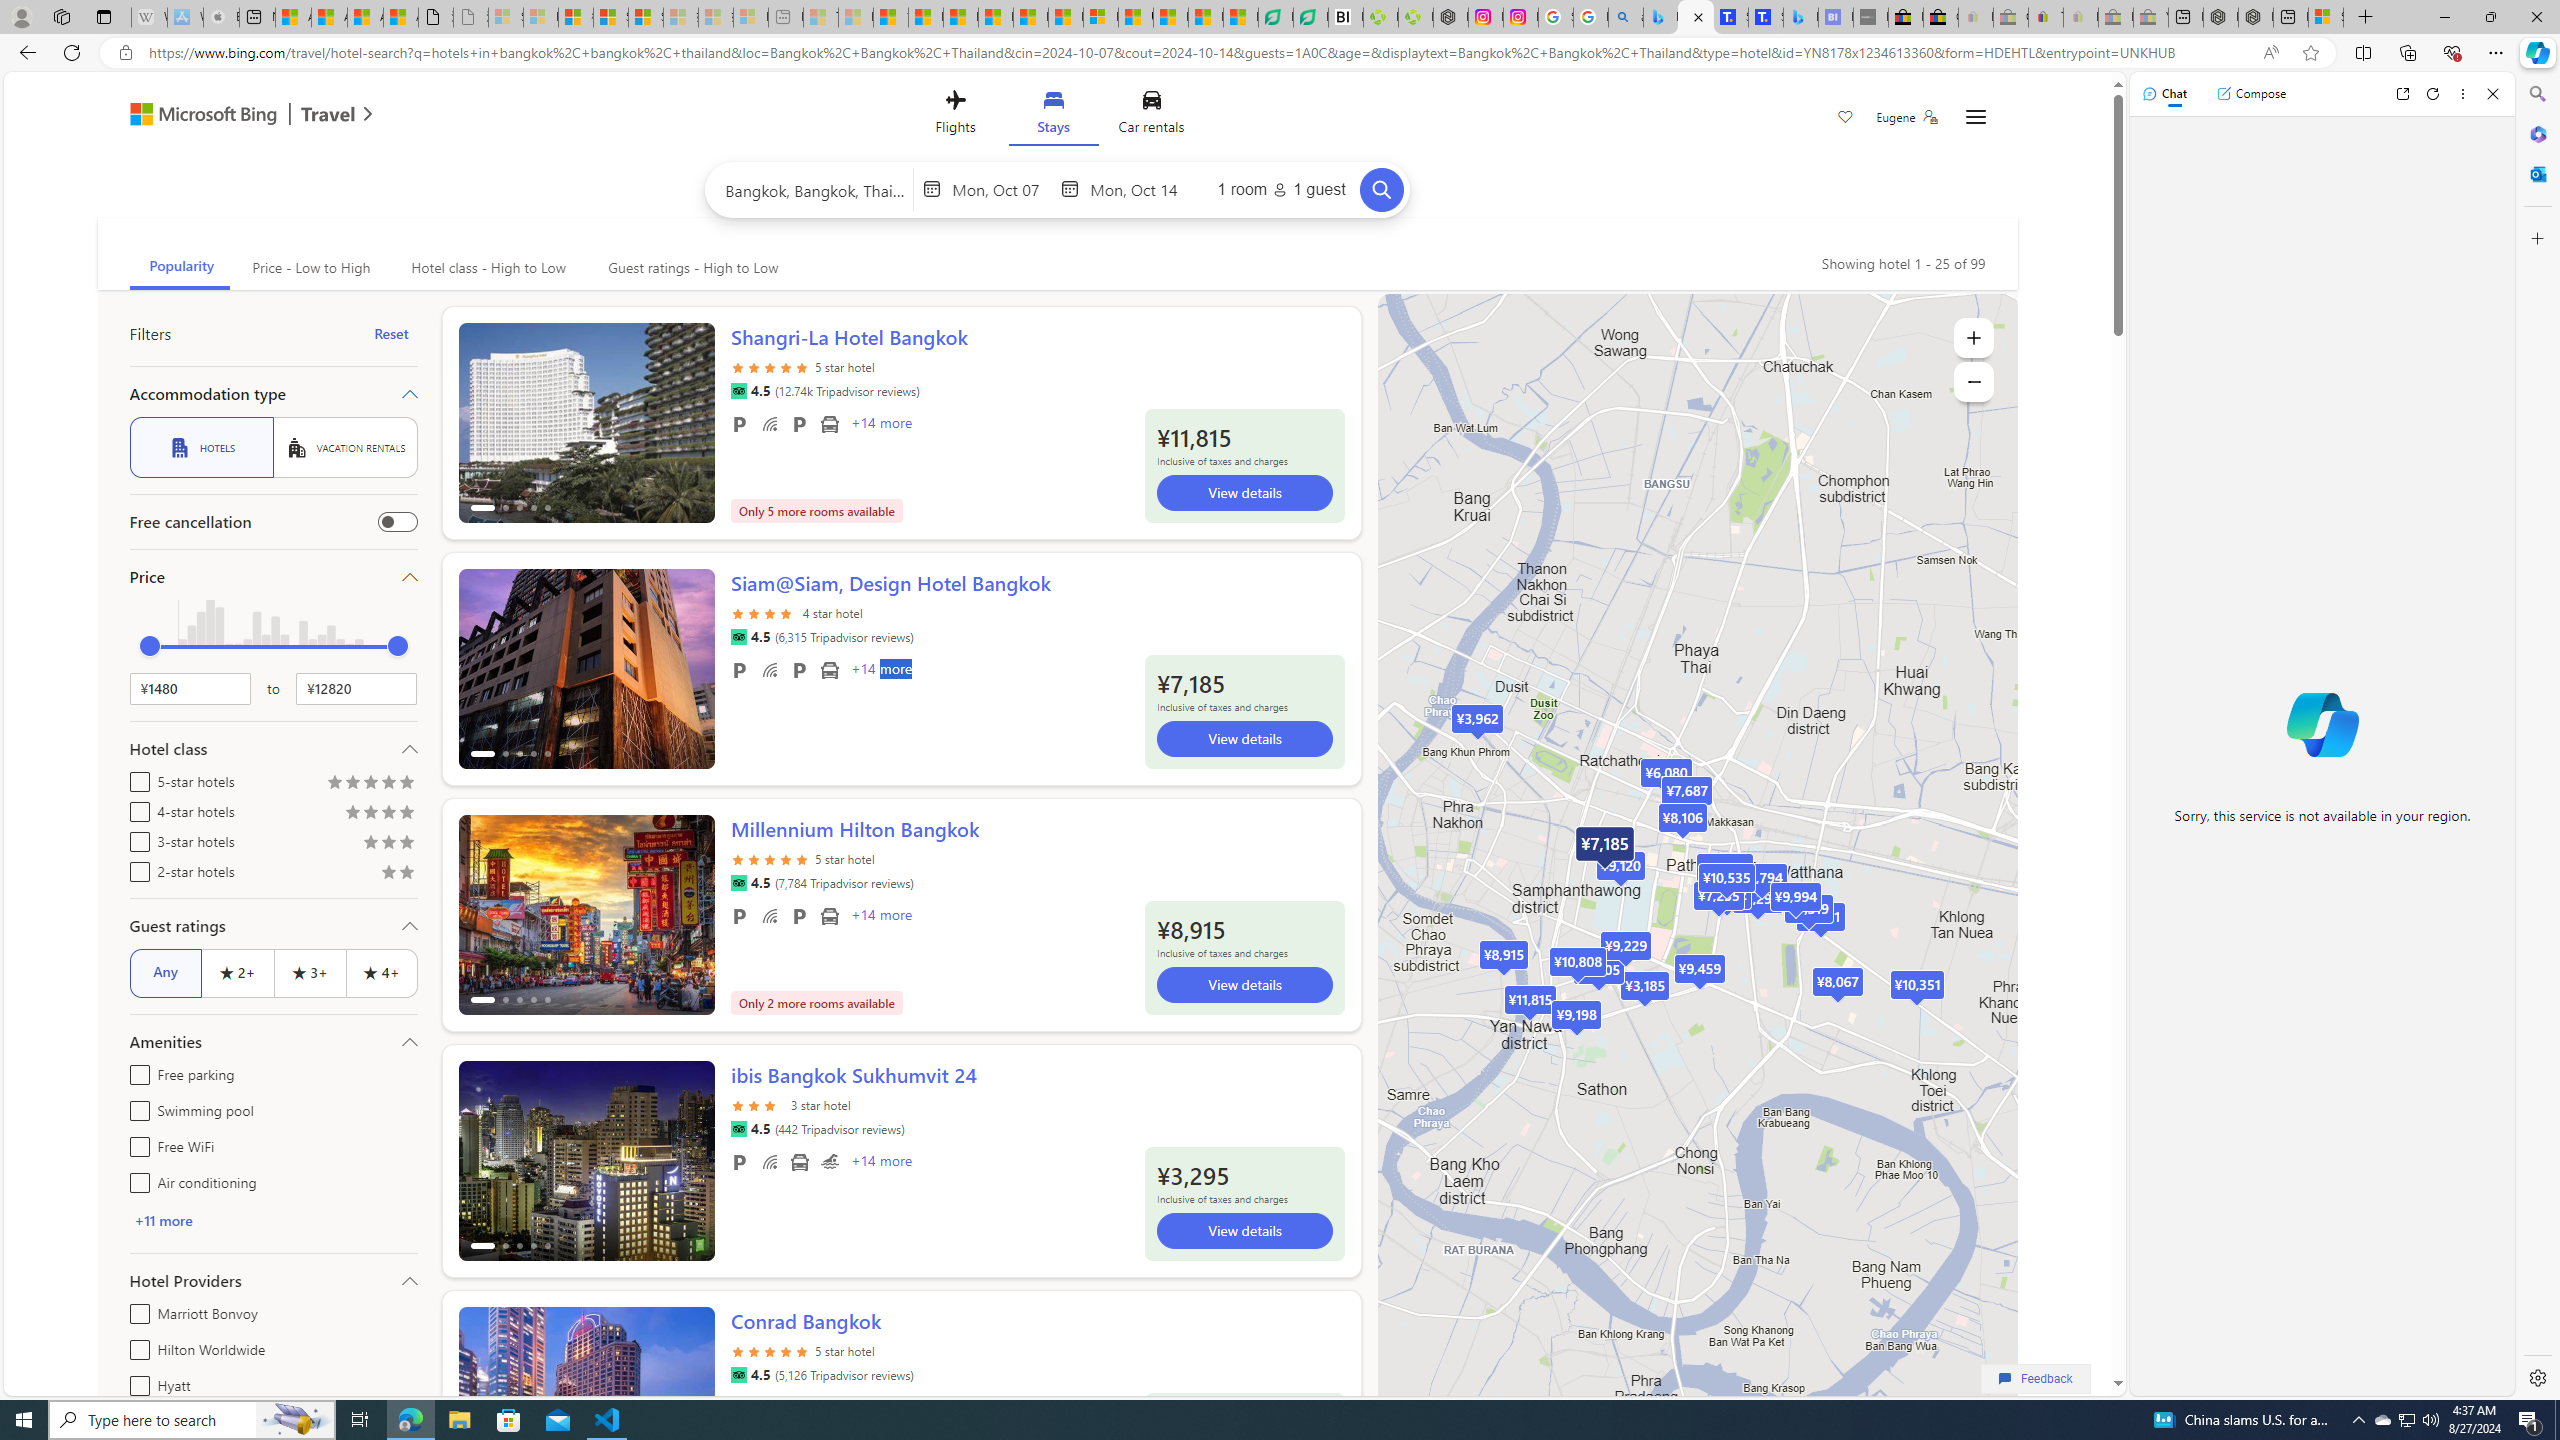 Image resolution: width=2560 pixels, height=1440 pixels. Describe the element at coordinates (1695, 16) in the screenshot. I see `'Microsoft Bing Travel - Stays in Bangkok, Bangkok, Thailand'` at that location.